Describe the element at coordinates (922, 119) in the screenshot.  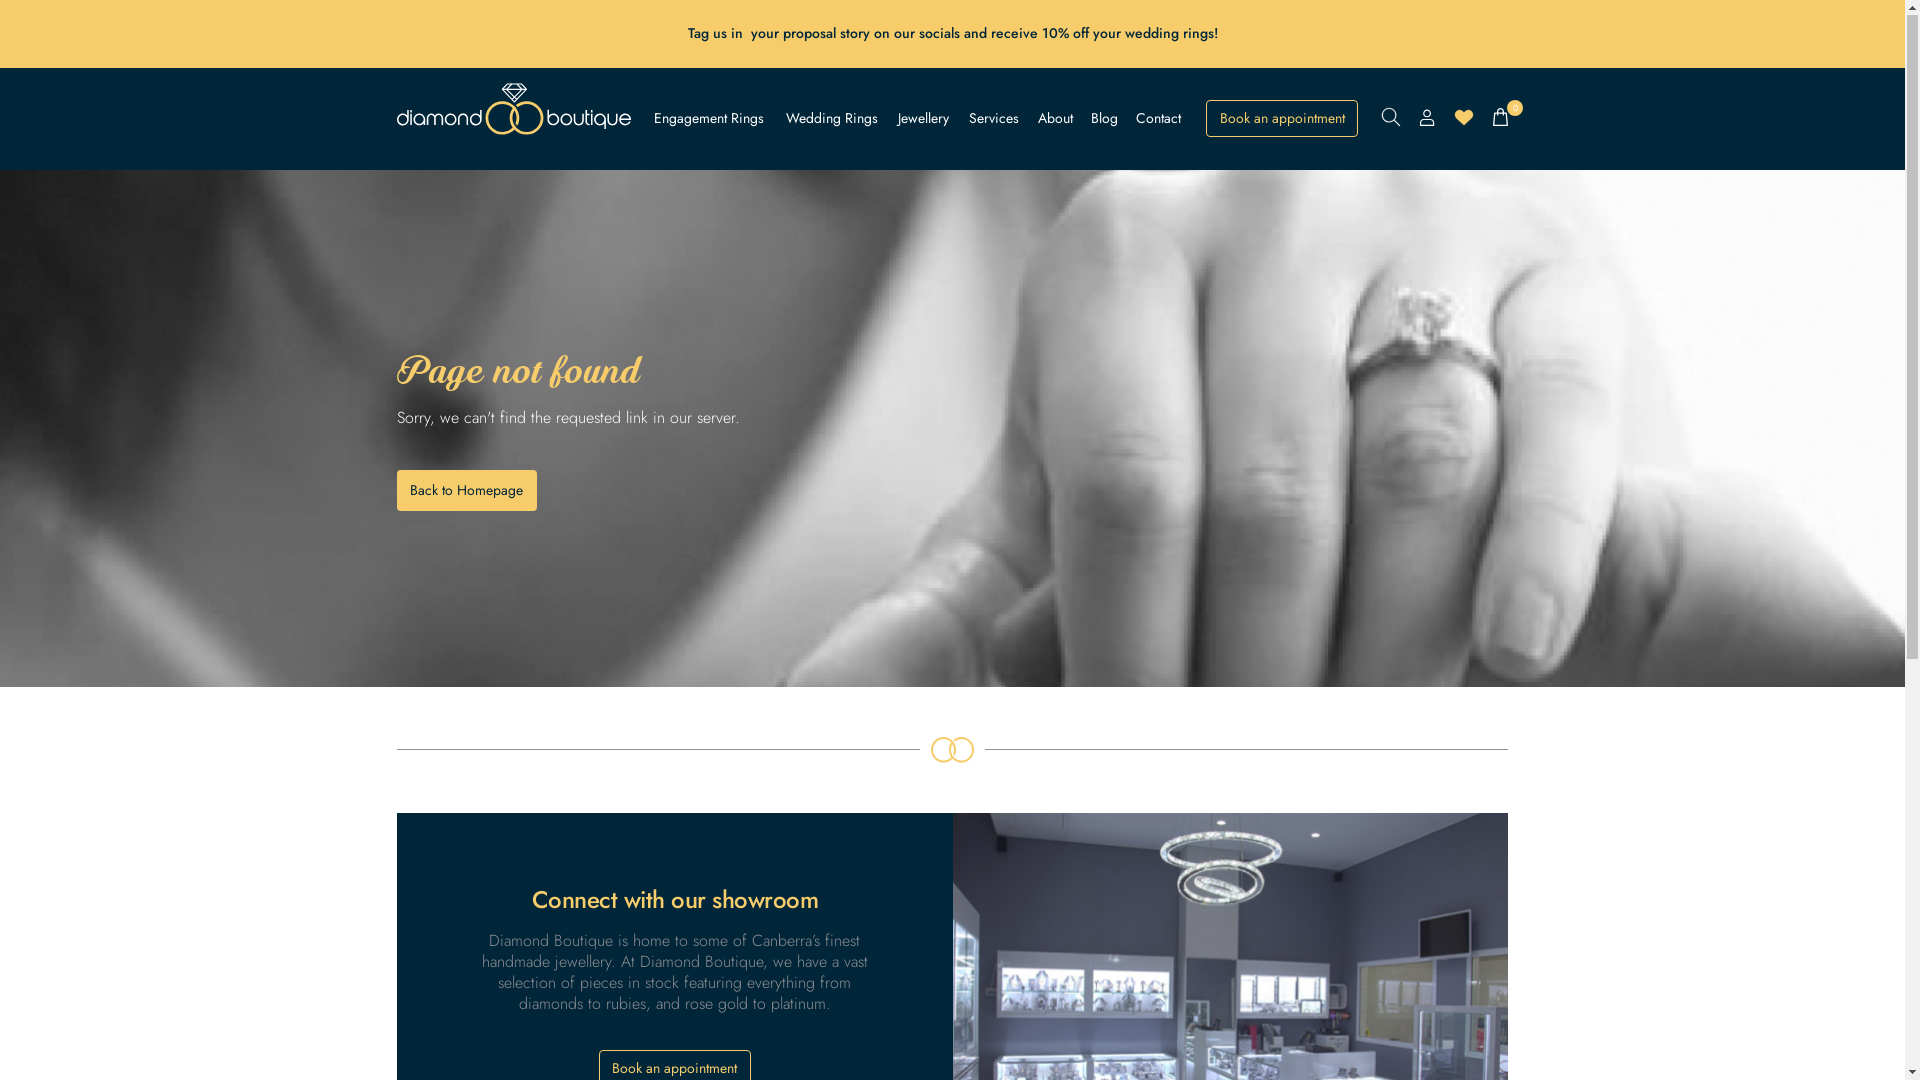
I see `'Jewellery'` at that location.